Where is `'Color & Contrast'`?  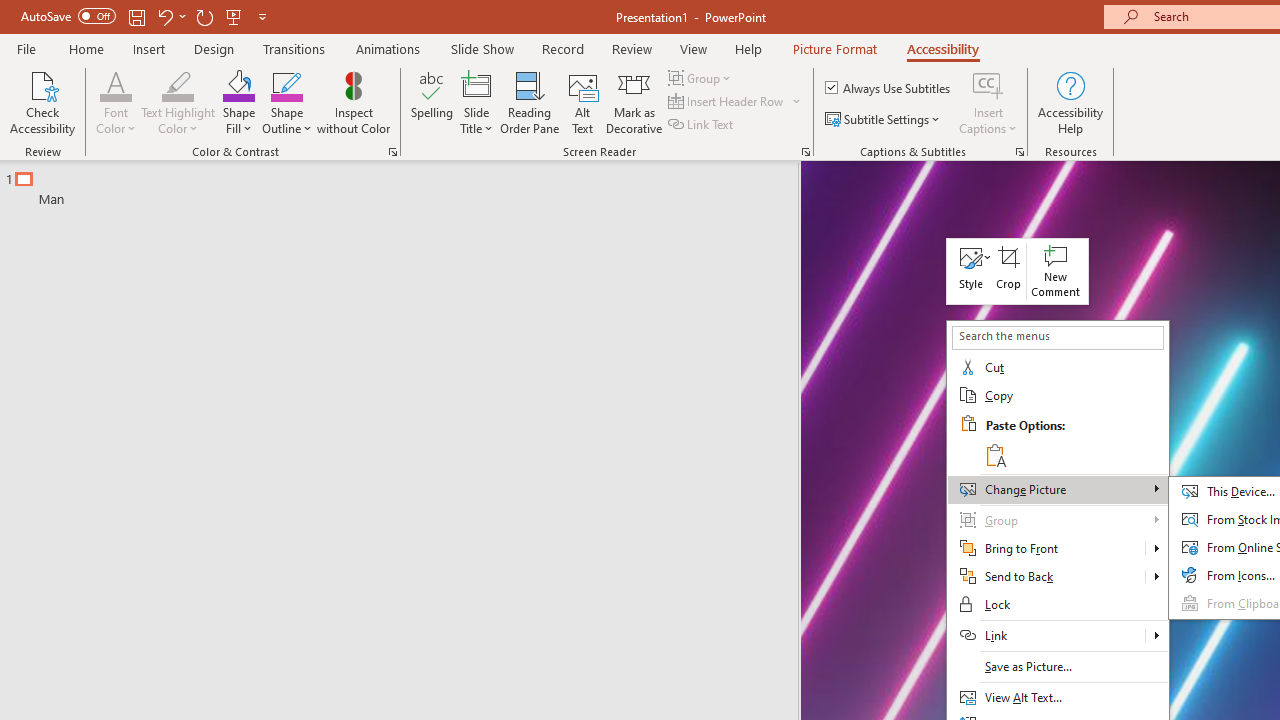 'Color & Contrast' is located at coordinates (392, 150).